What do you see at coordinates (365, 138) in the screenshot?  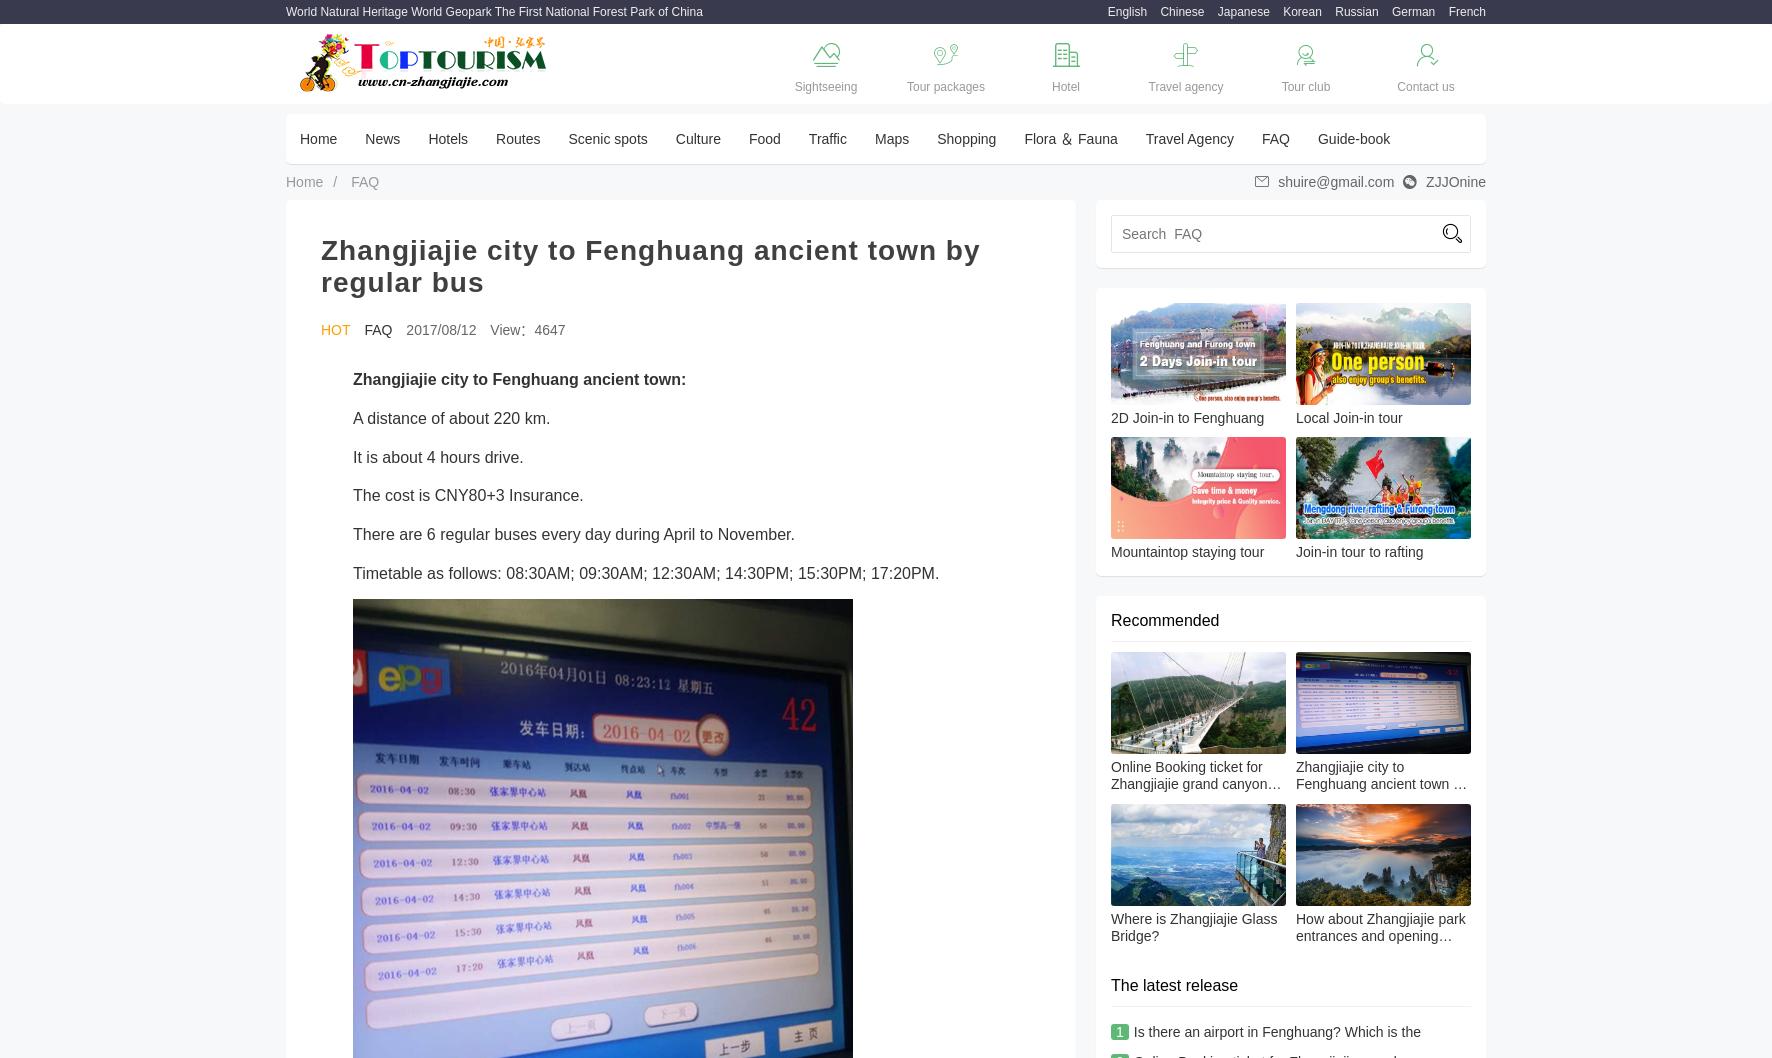 I see `'News'` at bounding box center [365, 138].